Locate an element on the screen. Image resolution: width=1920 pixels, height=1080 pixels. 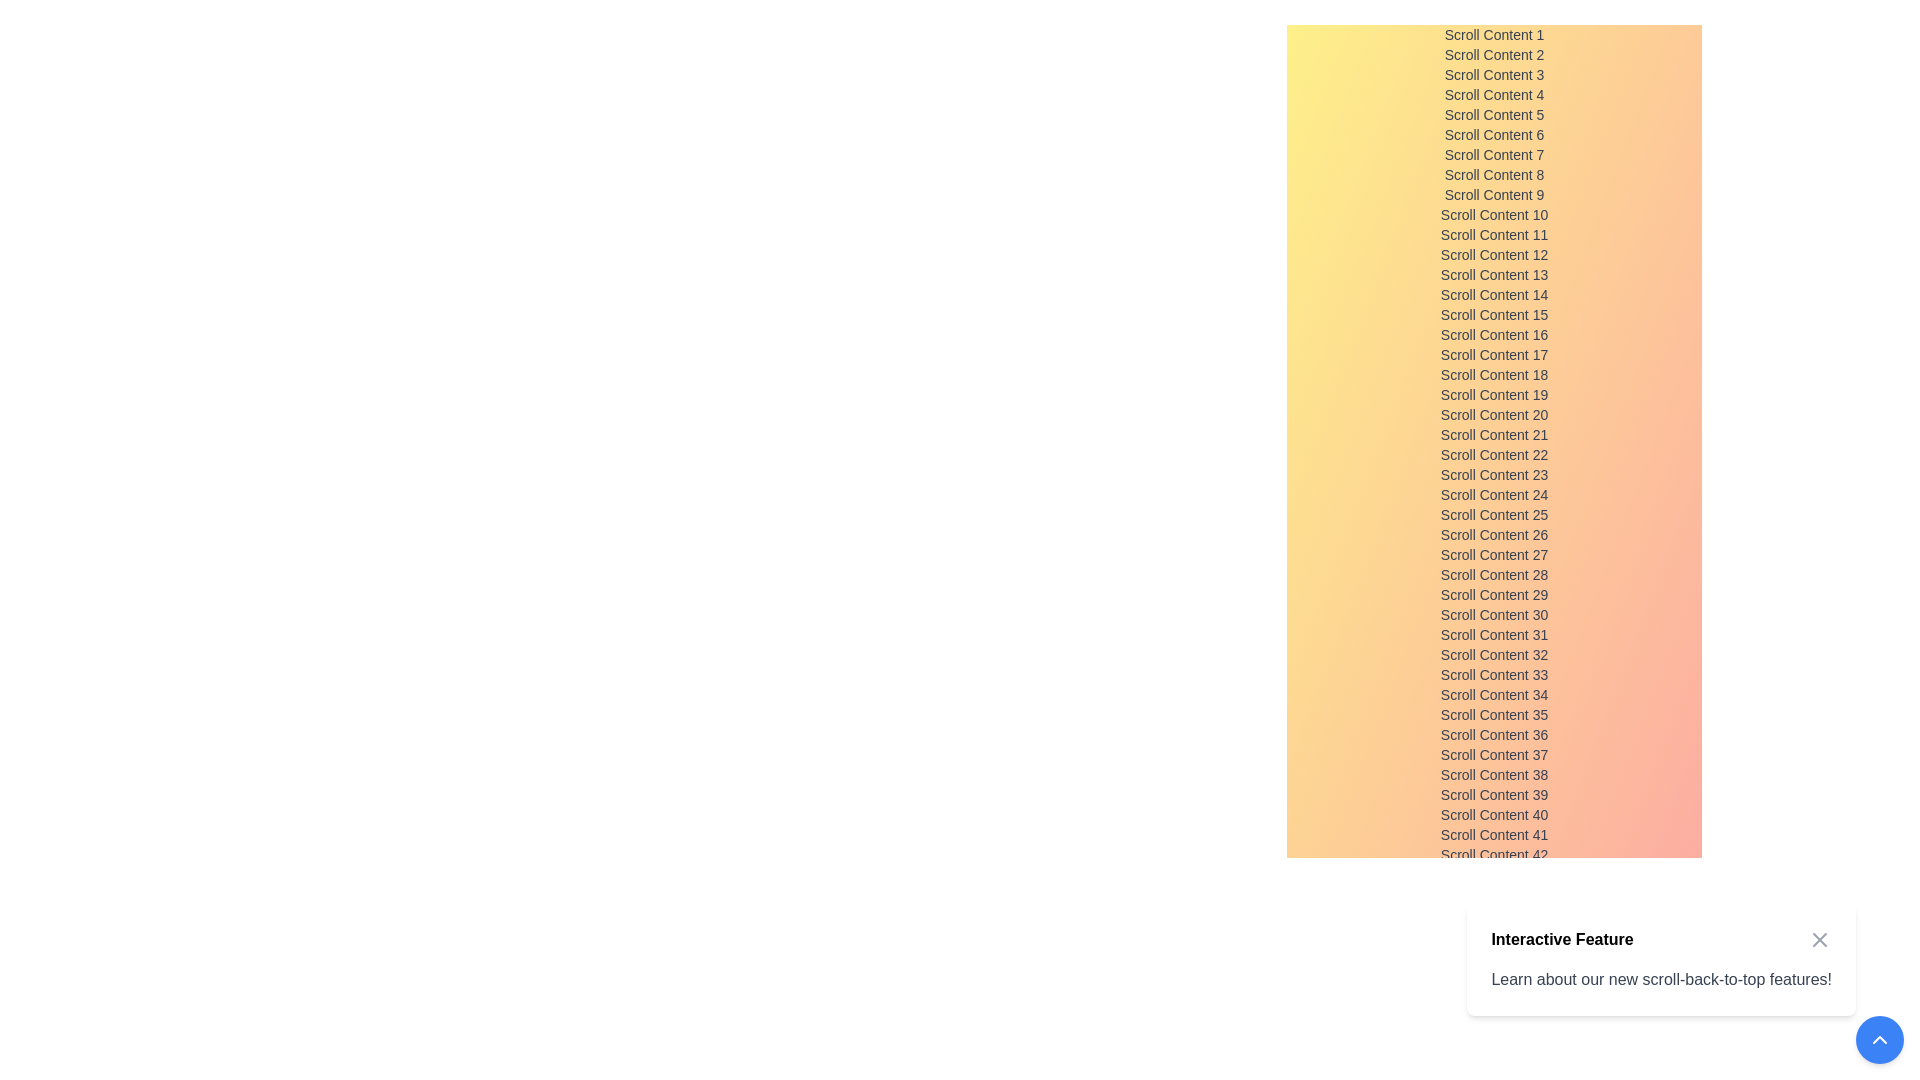
the second text label in the scrollable list that conveys information to the user is located at coordinates (1494, 53).